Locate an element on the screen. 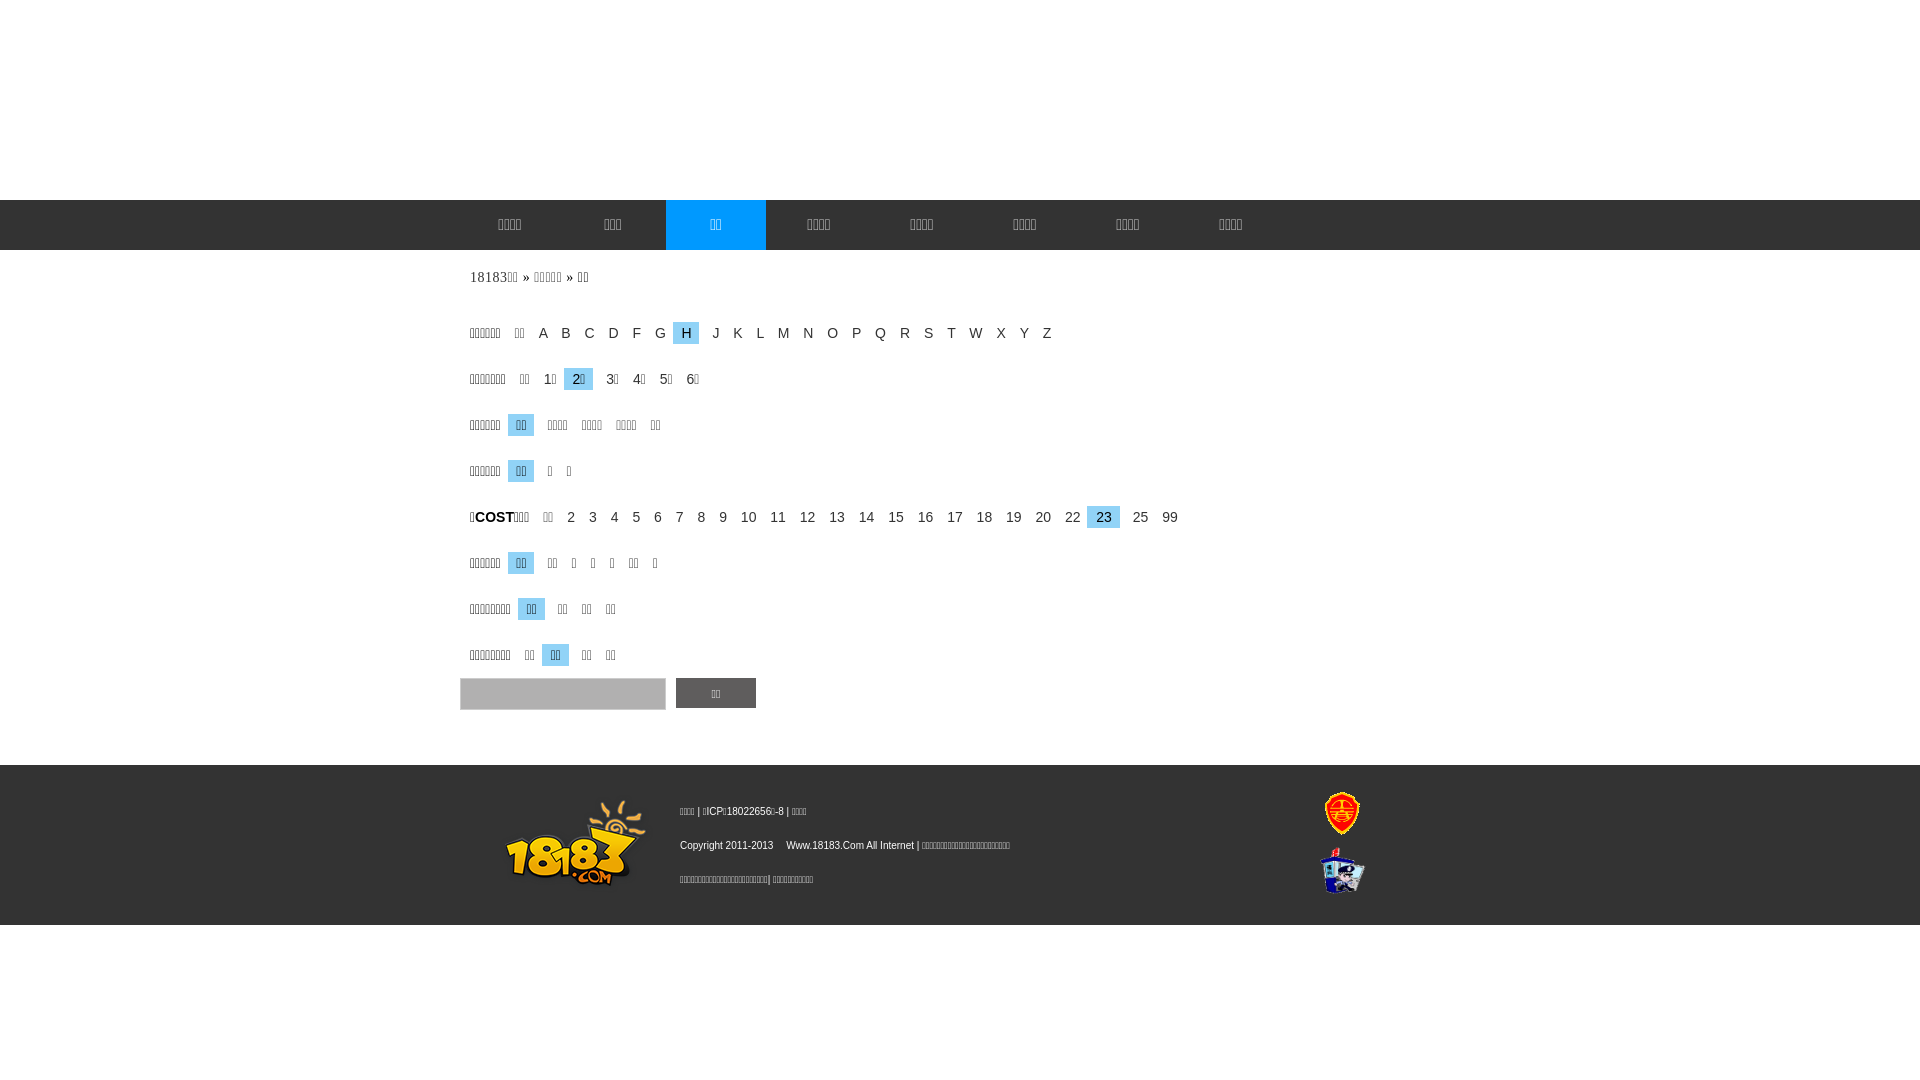 This screenshot has width=1920, height=1080. 'Y' is located at coordinates (1019, 331).